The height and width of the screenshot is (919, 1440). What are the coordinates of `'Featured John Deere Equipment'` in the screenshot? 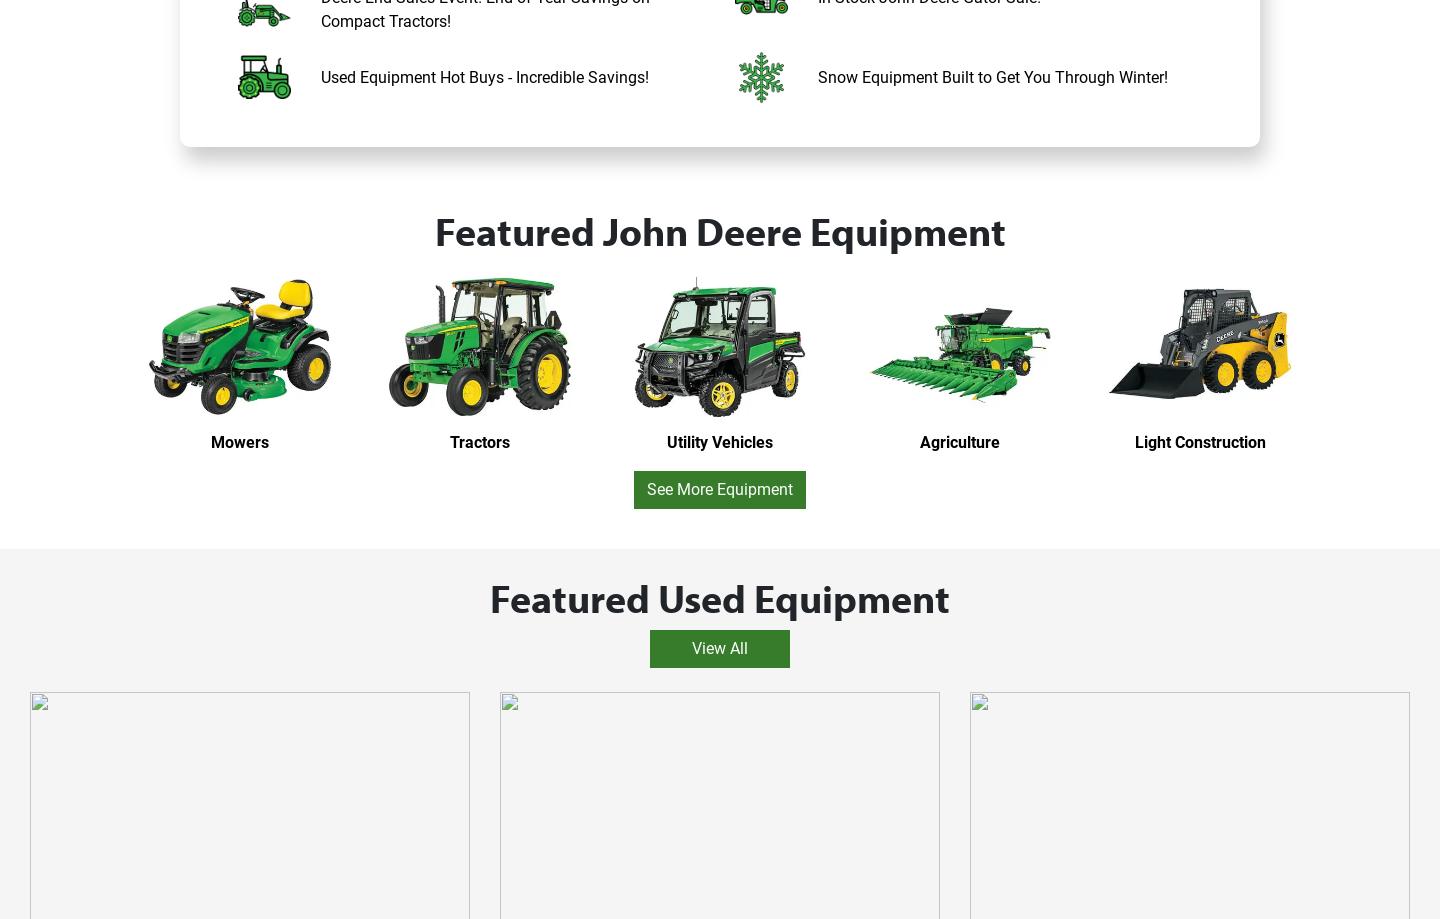 It's located at (719, 229).